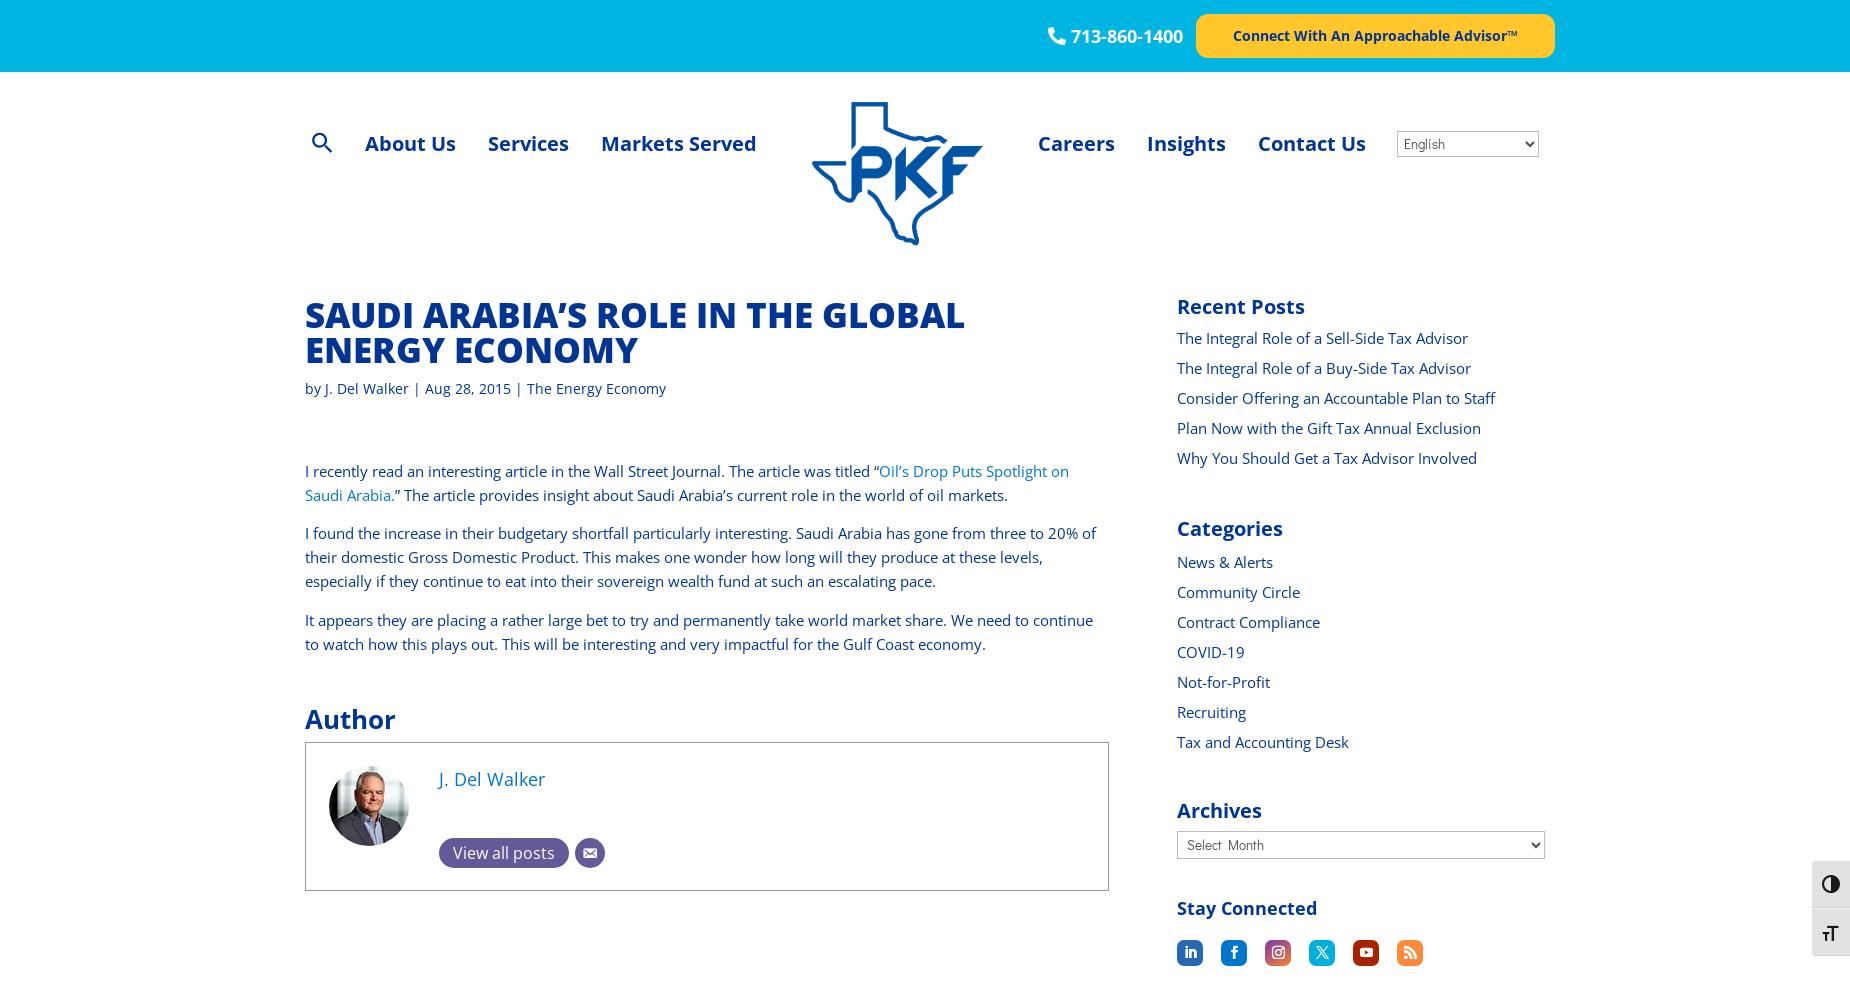  What do you see at coordinates (513, 201) in the screenshot?
I see `'Audit'` at bounding box center [513, 201].